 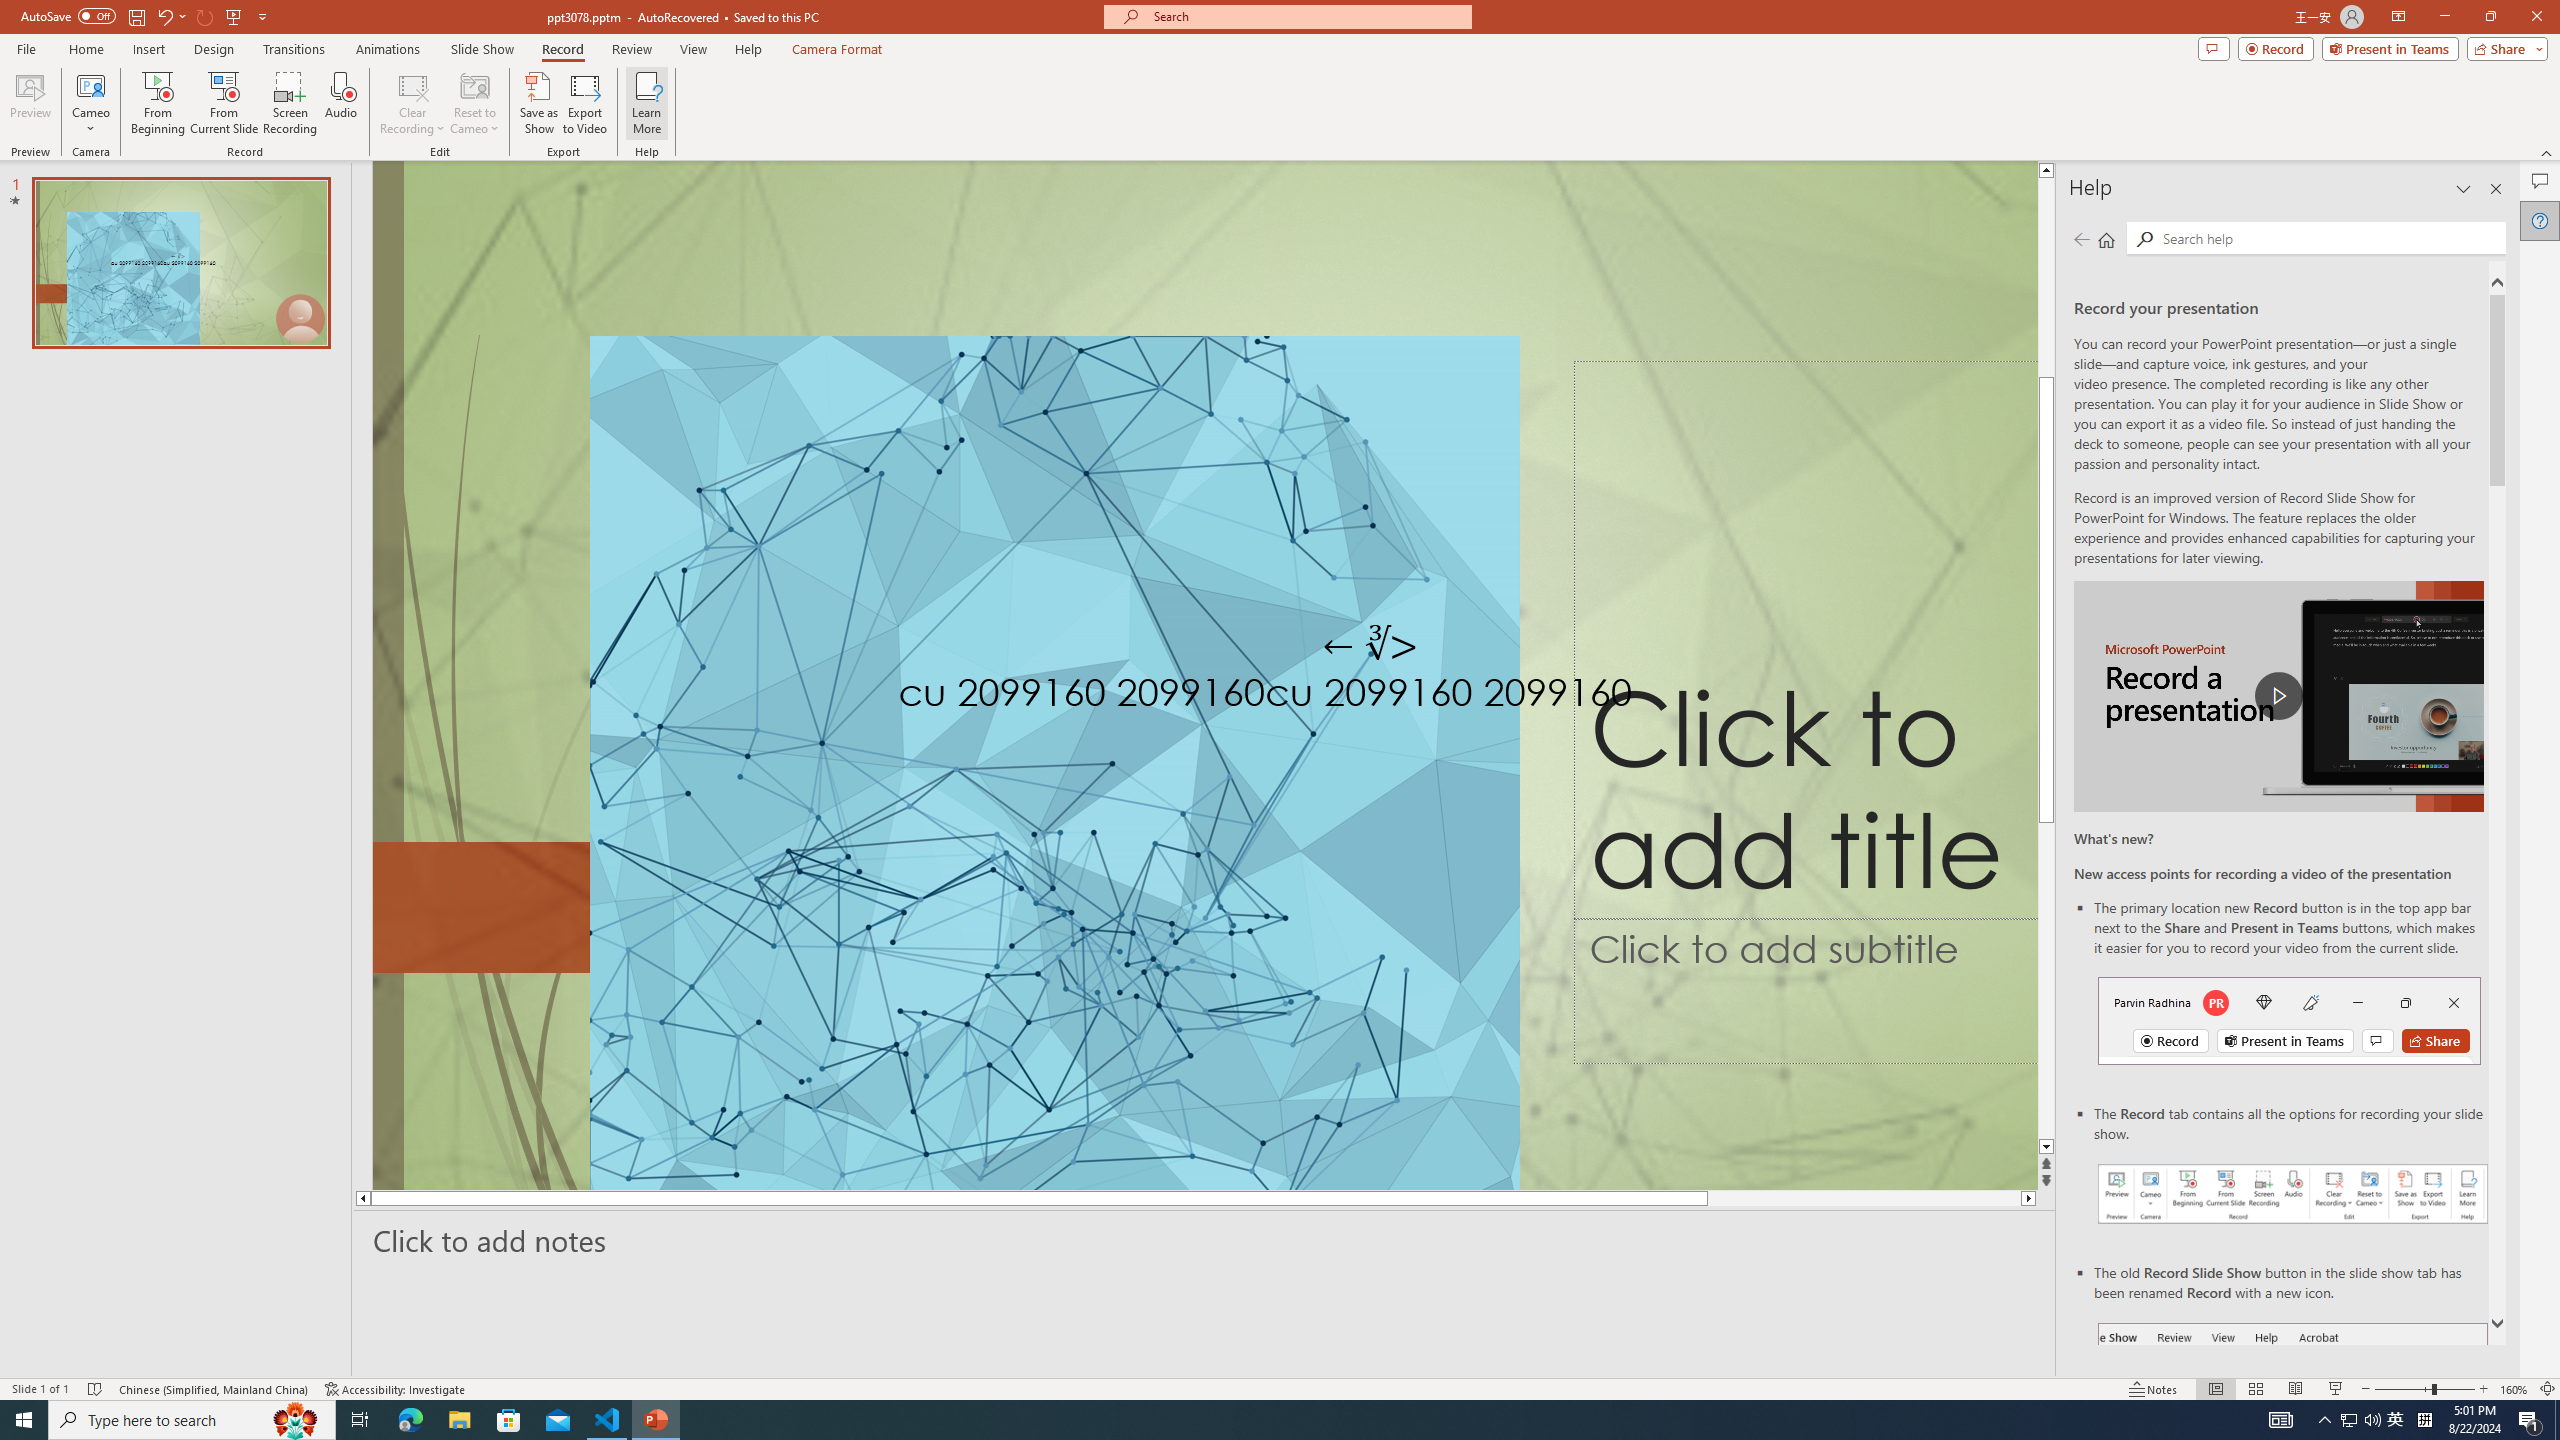 I want to click on 'play Record a Presentation', so click(x=2278, y=696).